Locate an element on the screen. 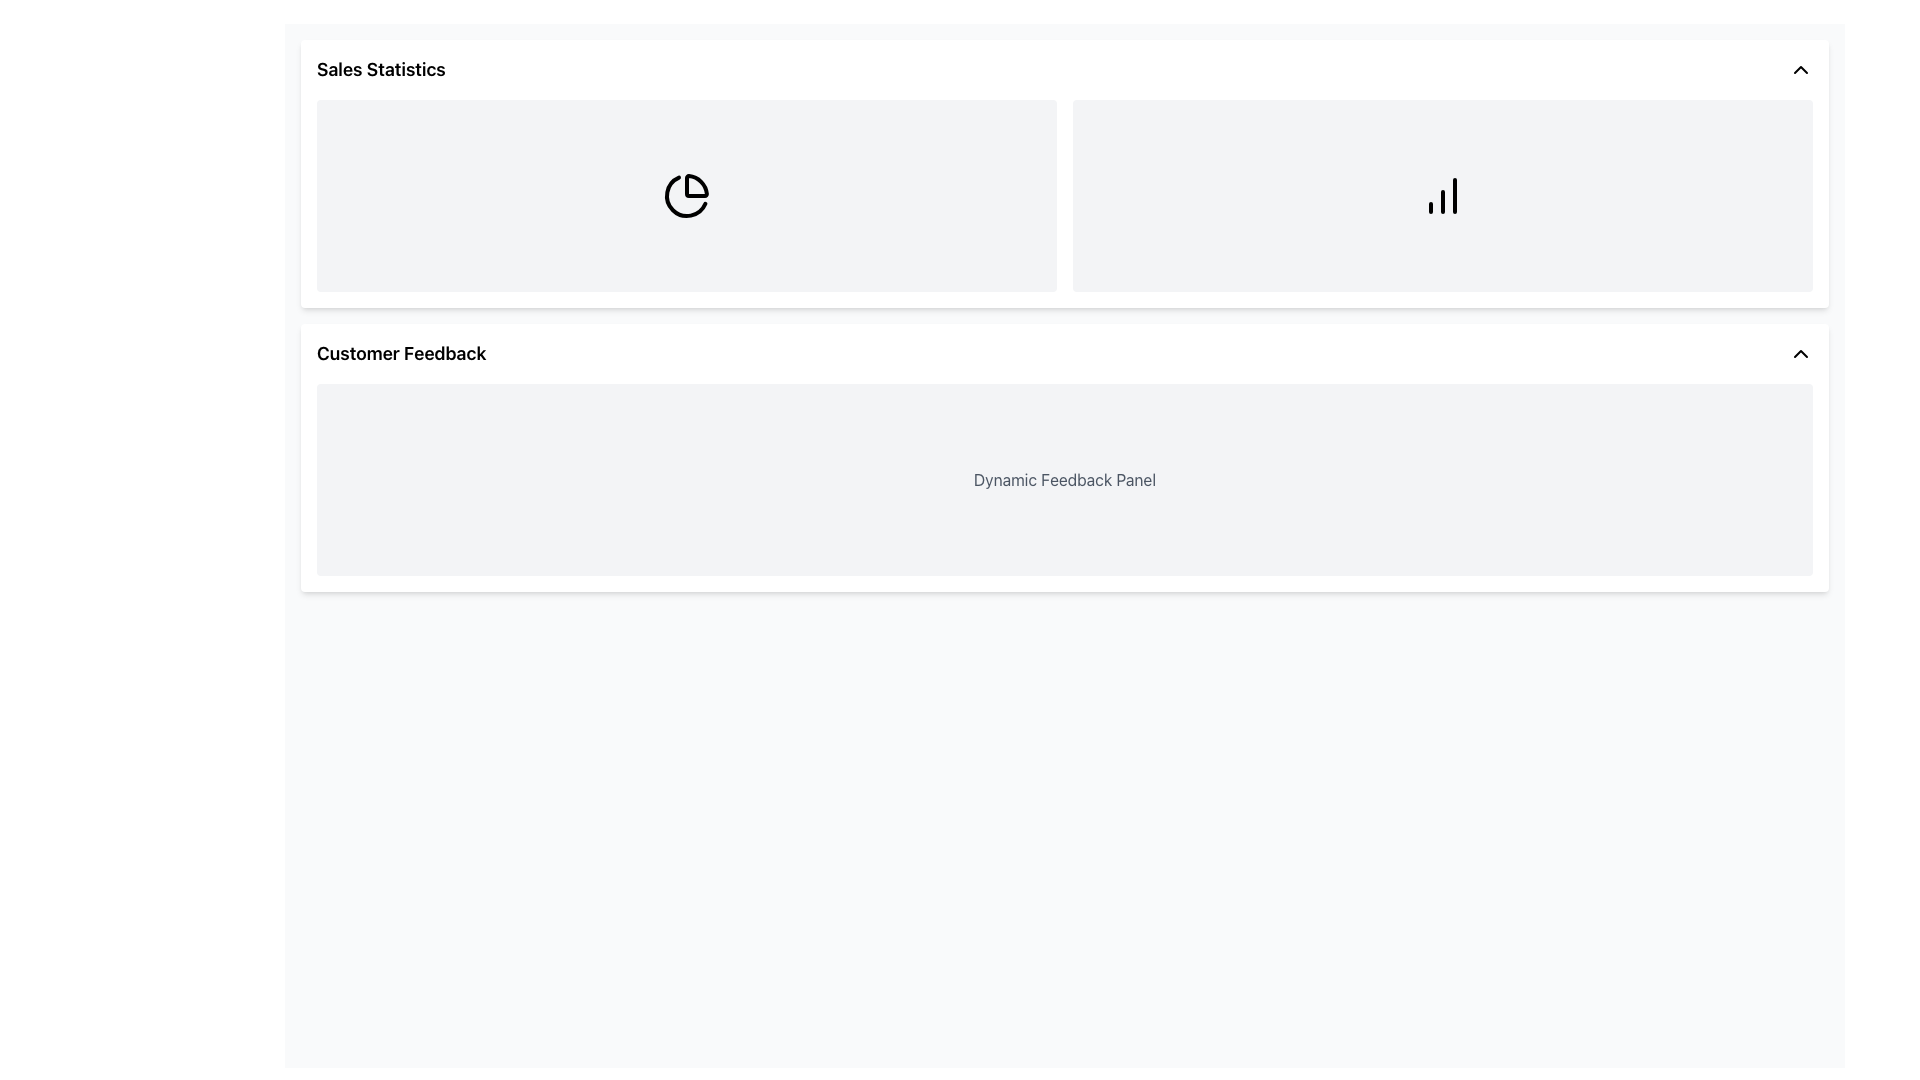 This screenshot has width=1920, height=1080. the text label displaying 'Dynamic Feedback Panel' which is located centrally within the 'Customer Feedback' section, positioned towards the top of its gray-backgrounded rectangular area is located at coordinates (1064, 479).